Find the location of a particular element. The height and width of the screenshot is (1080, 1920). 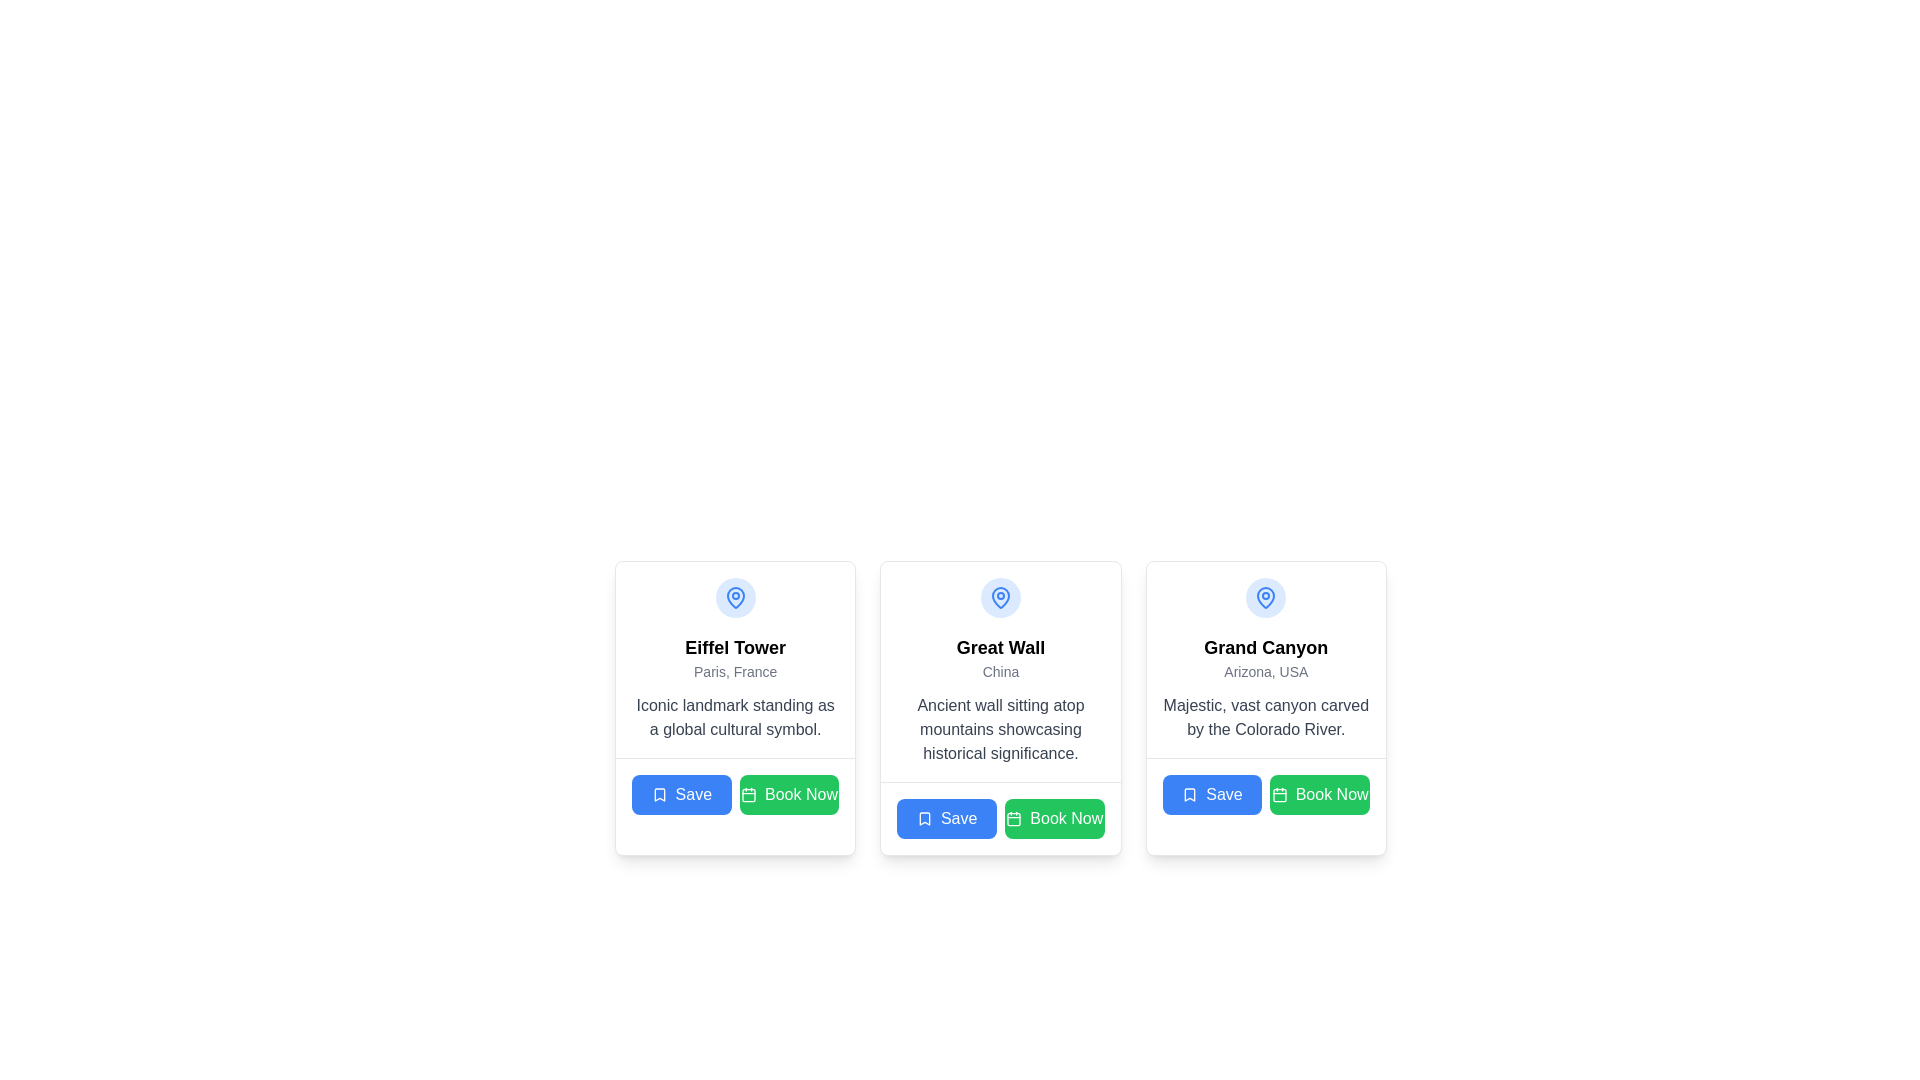

the save icon within the 'Save' button in the 'Great Wall' card is located at coordinates (923, 818).